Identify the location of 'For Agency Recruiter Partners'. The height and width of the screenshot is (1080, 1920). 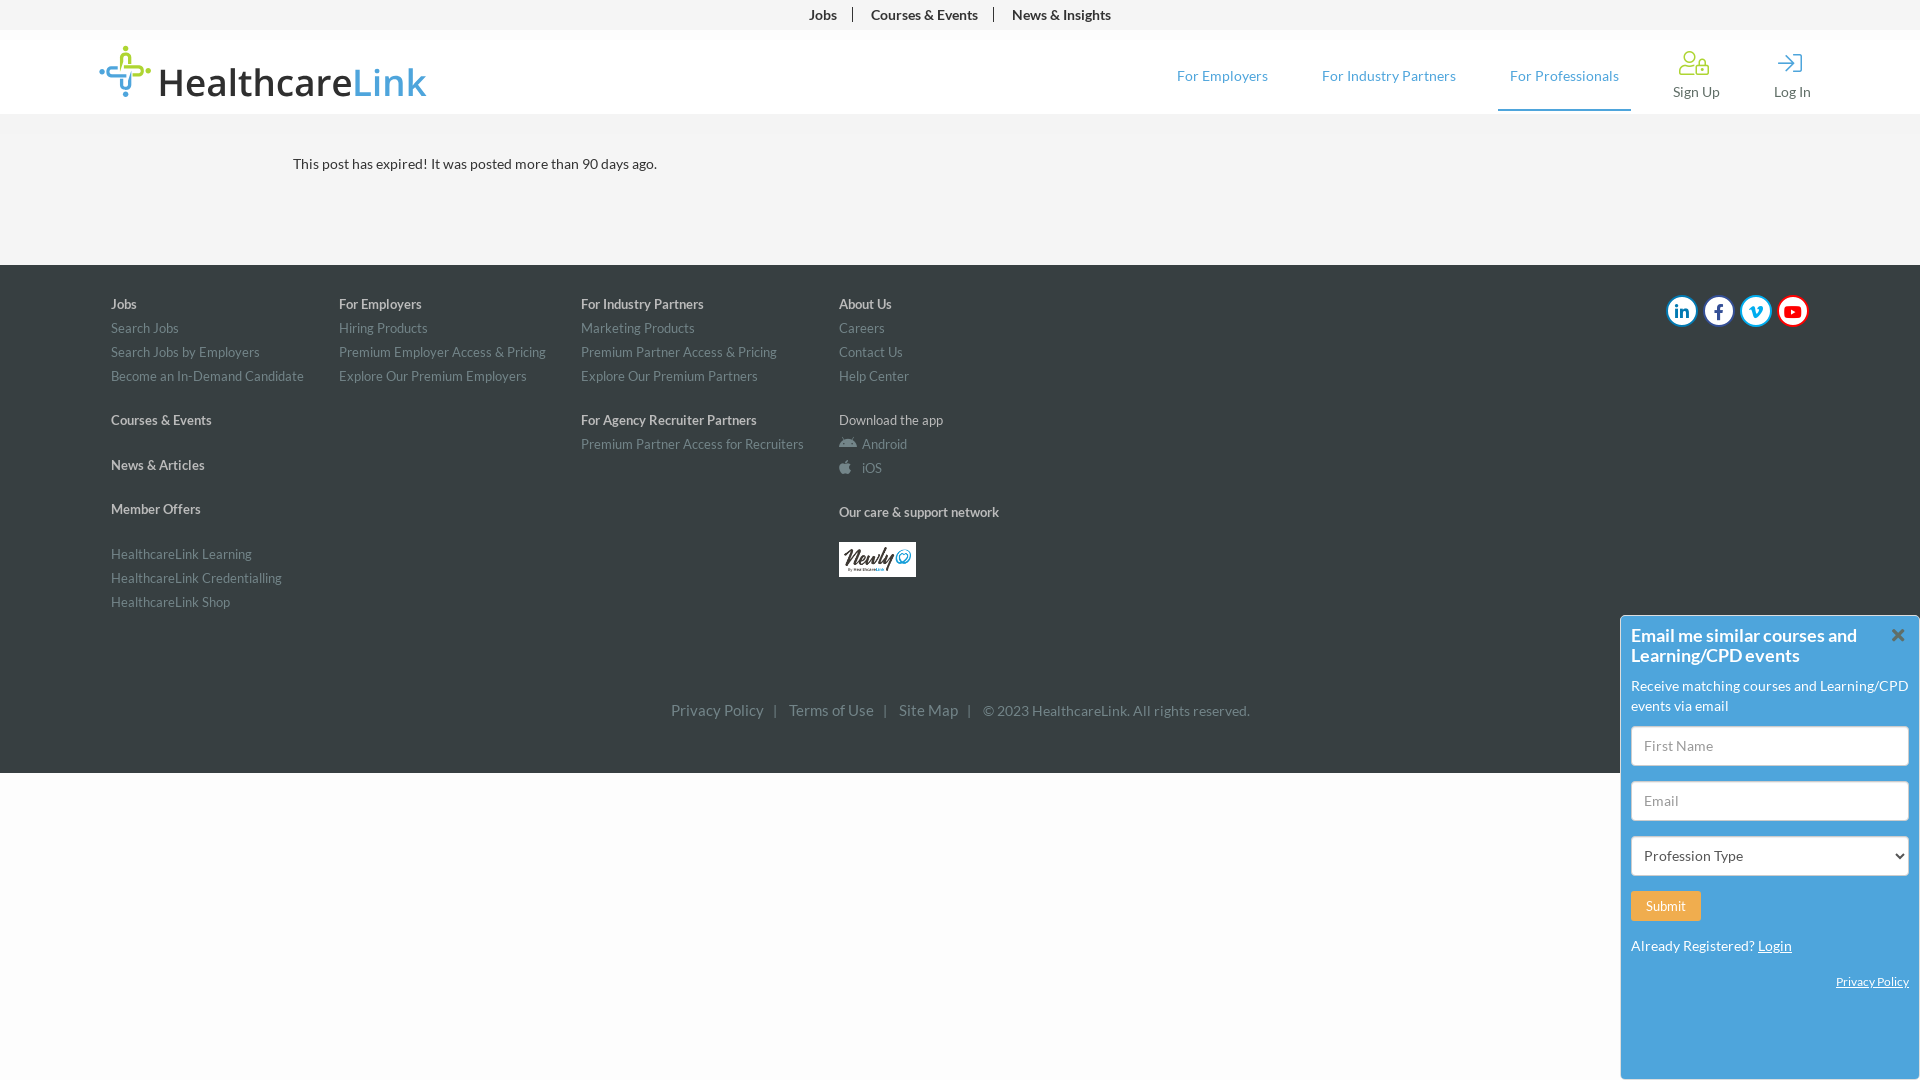
(668, 419).